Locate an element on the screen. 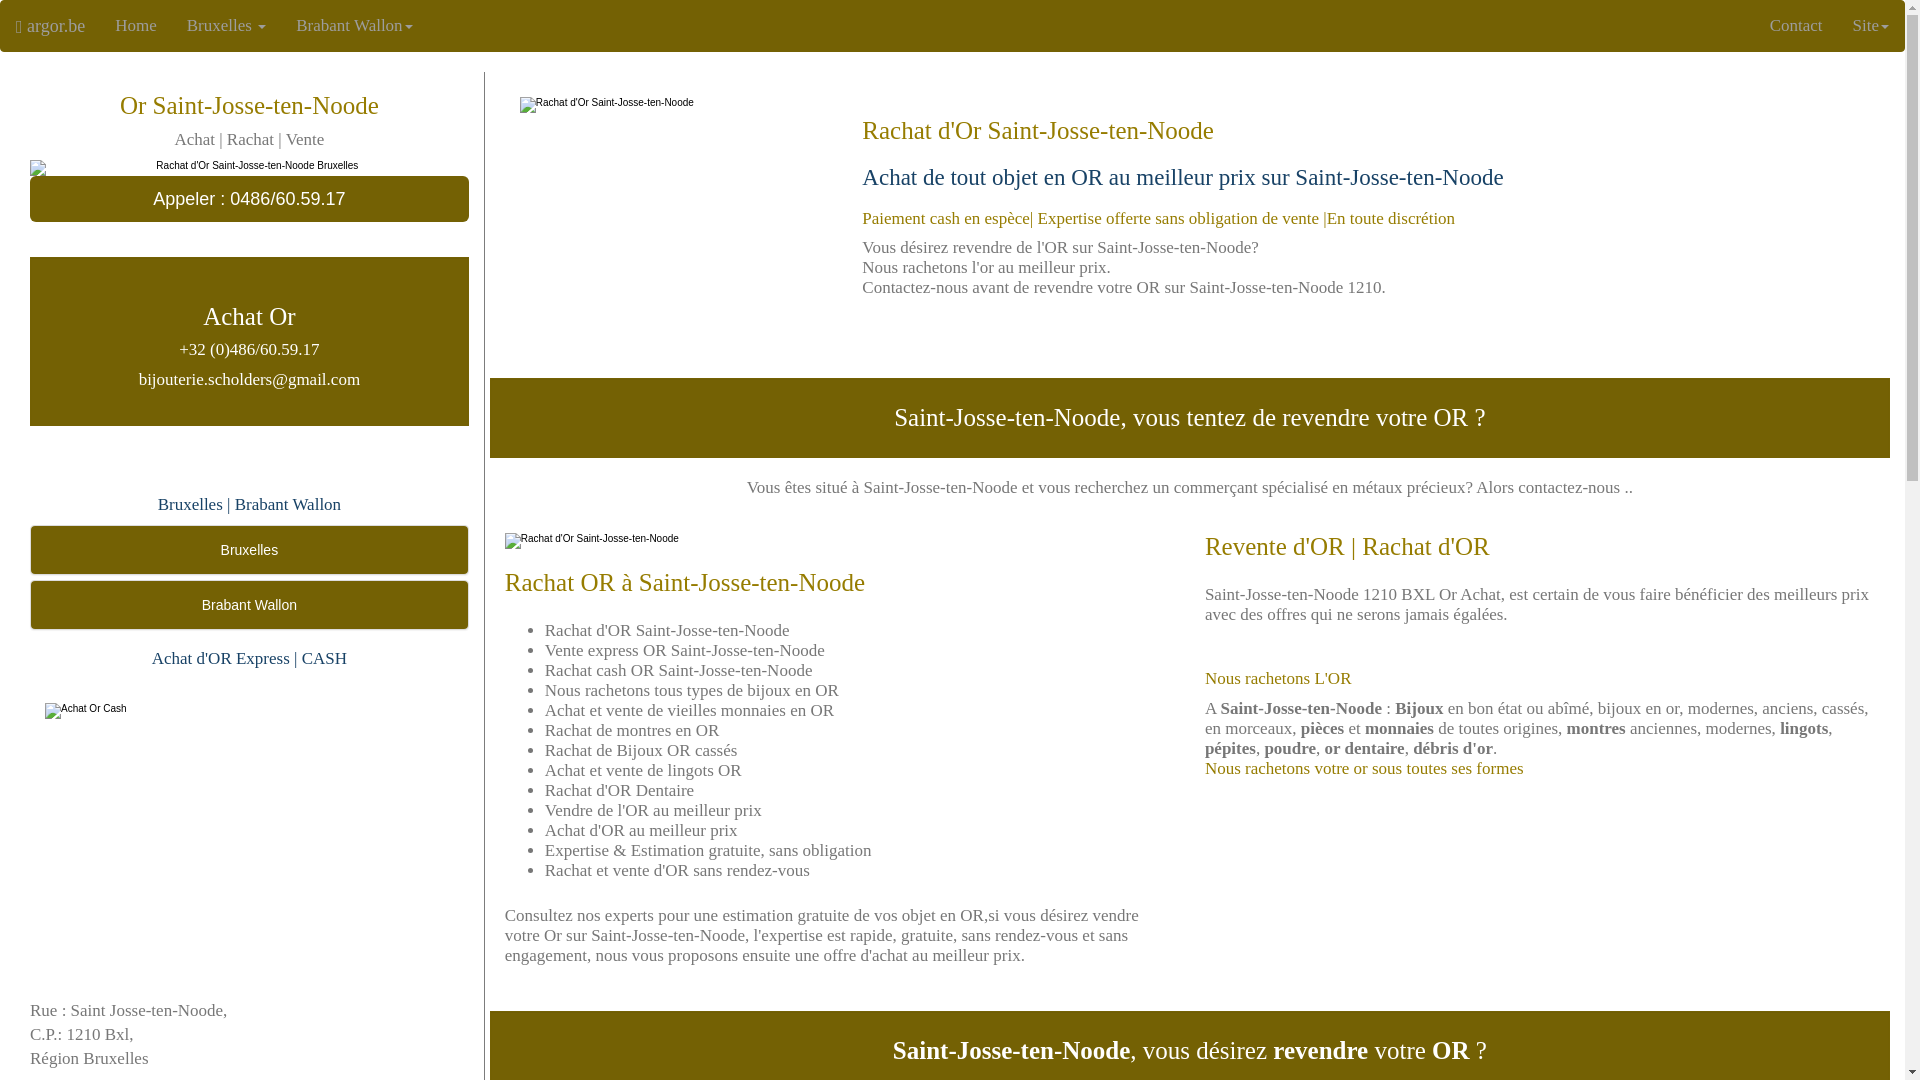 The width and height of the screenshot is (1920, 1080). 'Brabant Wallon' is located at coordinates (280, 26).